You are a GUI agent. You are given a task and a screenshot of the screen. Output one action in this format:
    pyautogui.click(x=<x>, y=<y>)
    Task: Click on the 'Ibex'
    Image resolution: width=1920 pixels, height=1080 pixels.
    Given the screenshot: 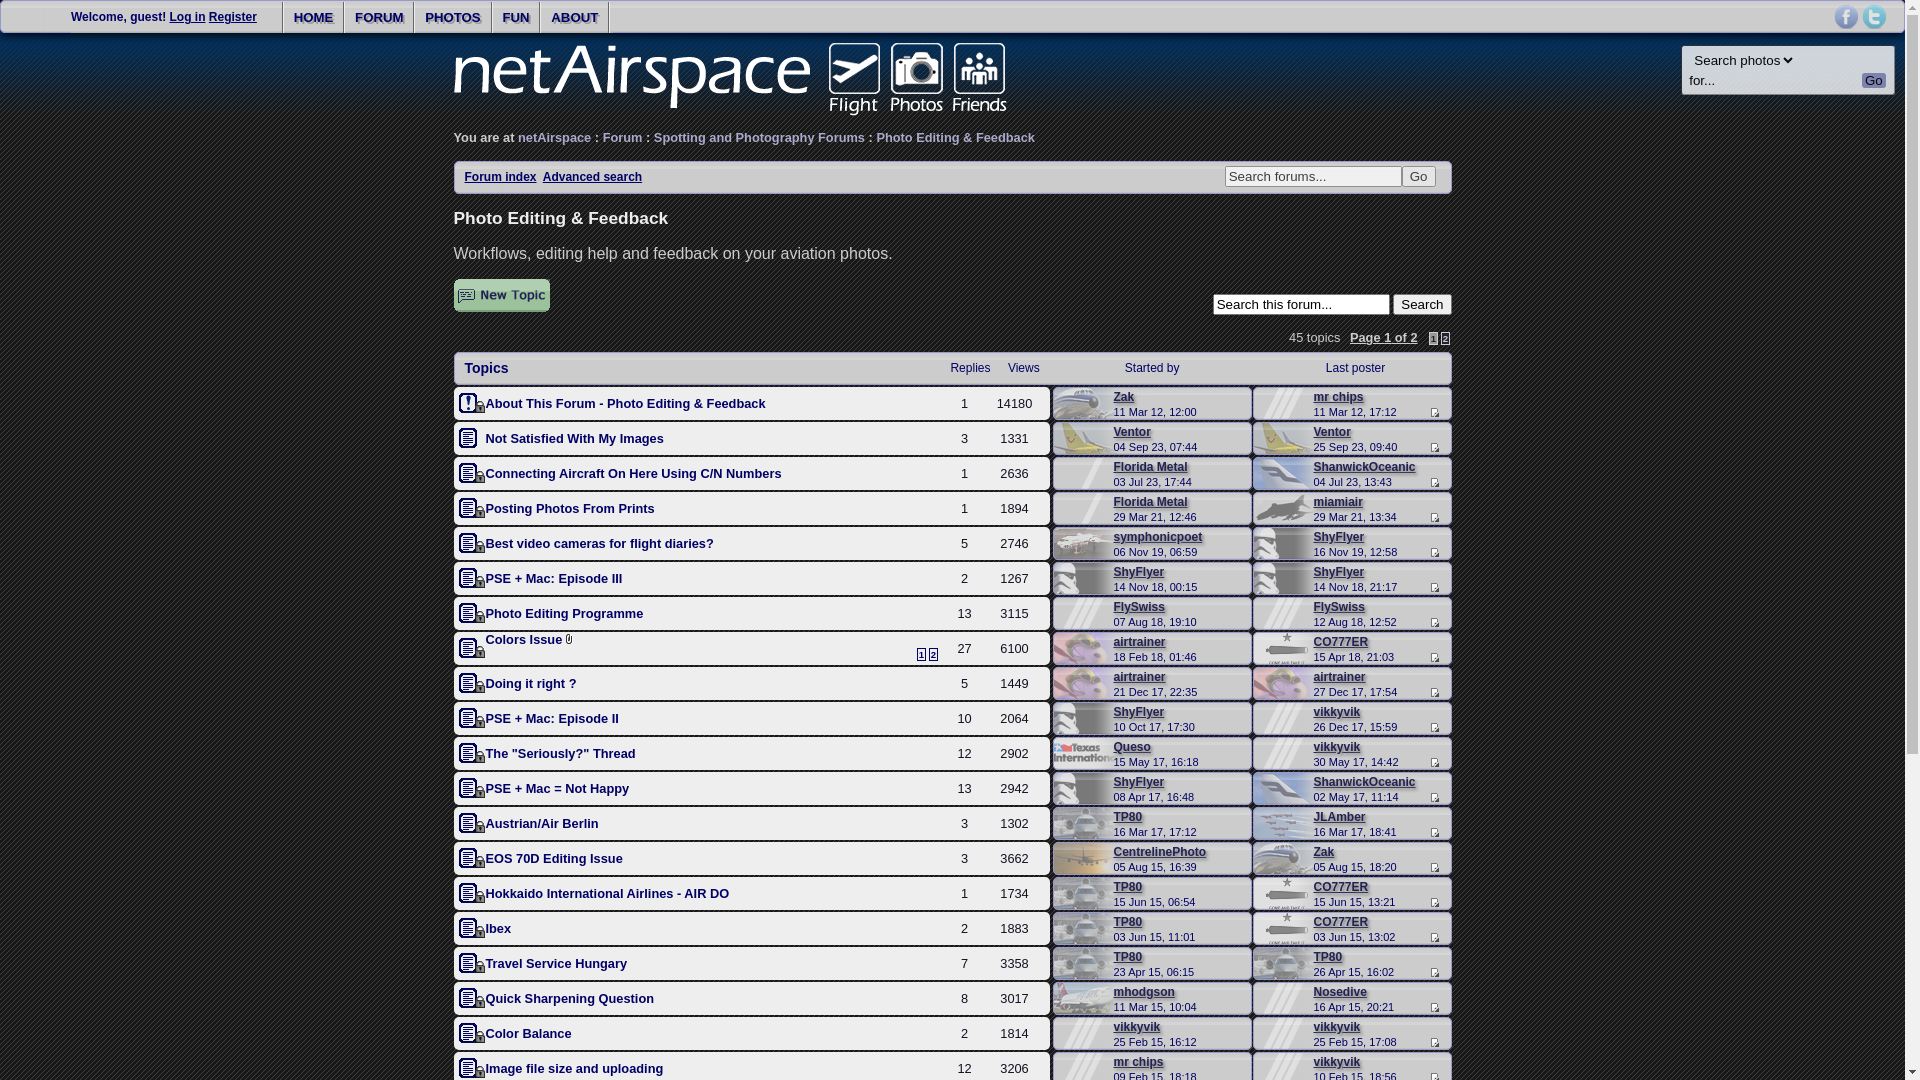 What is the action you would take?
    pyautogui.click(x=499, y=928)
    